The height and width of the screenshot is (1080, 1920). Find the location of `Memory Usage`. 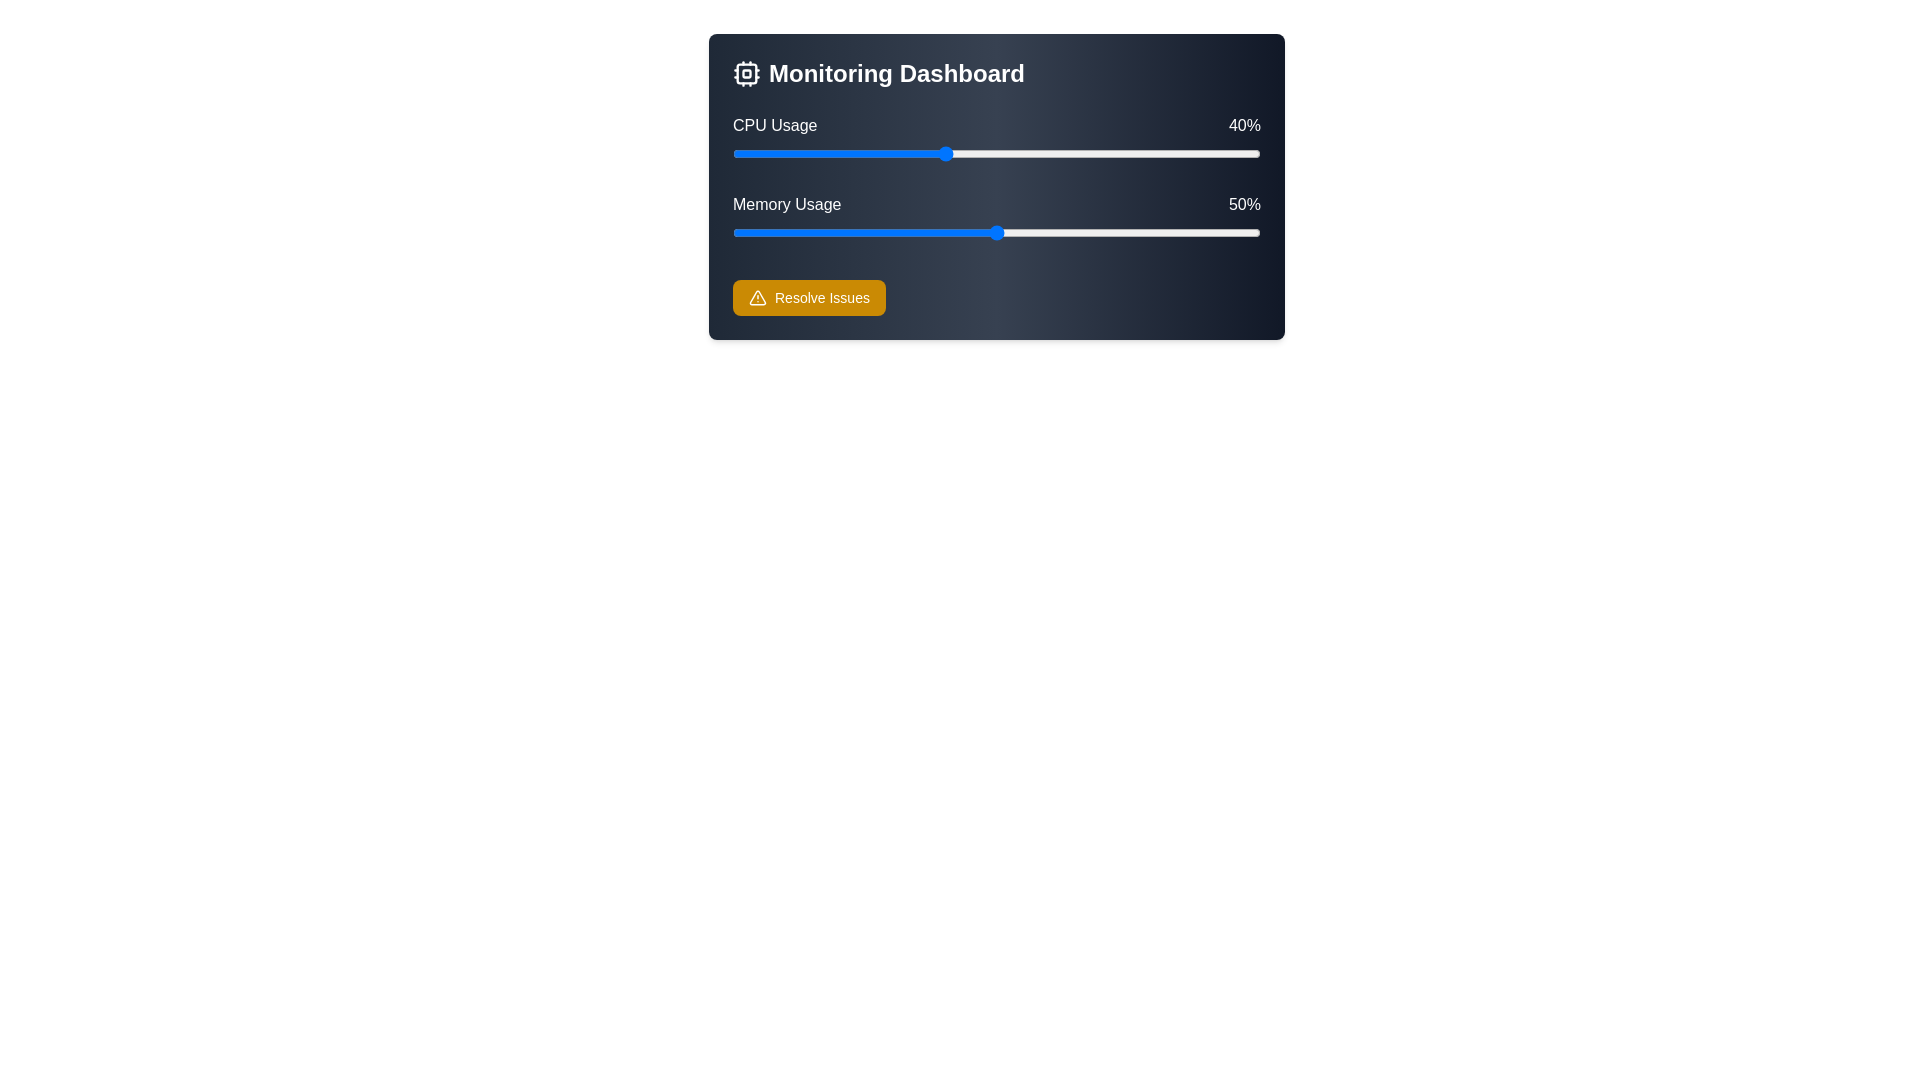

Memory Usage is located at coordinates (1091, 231).